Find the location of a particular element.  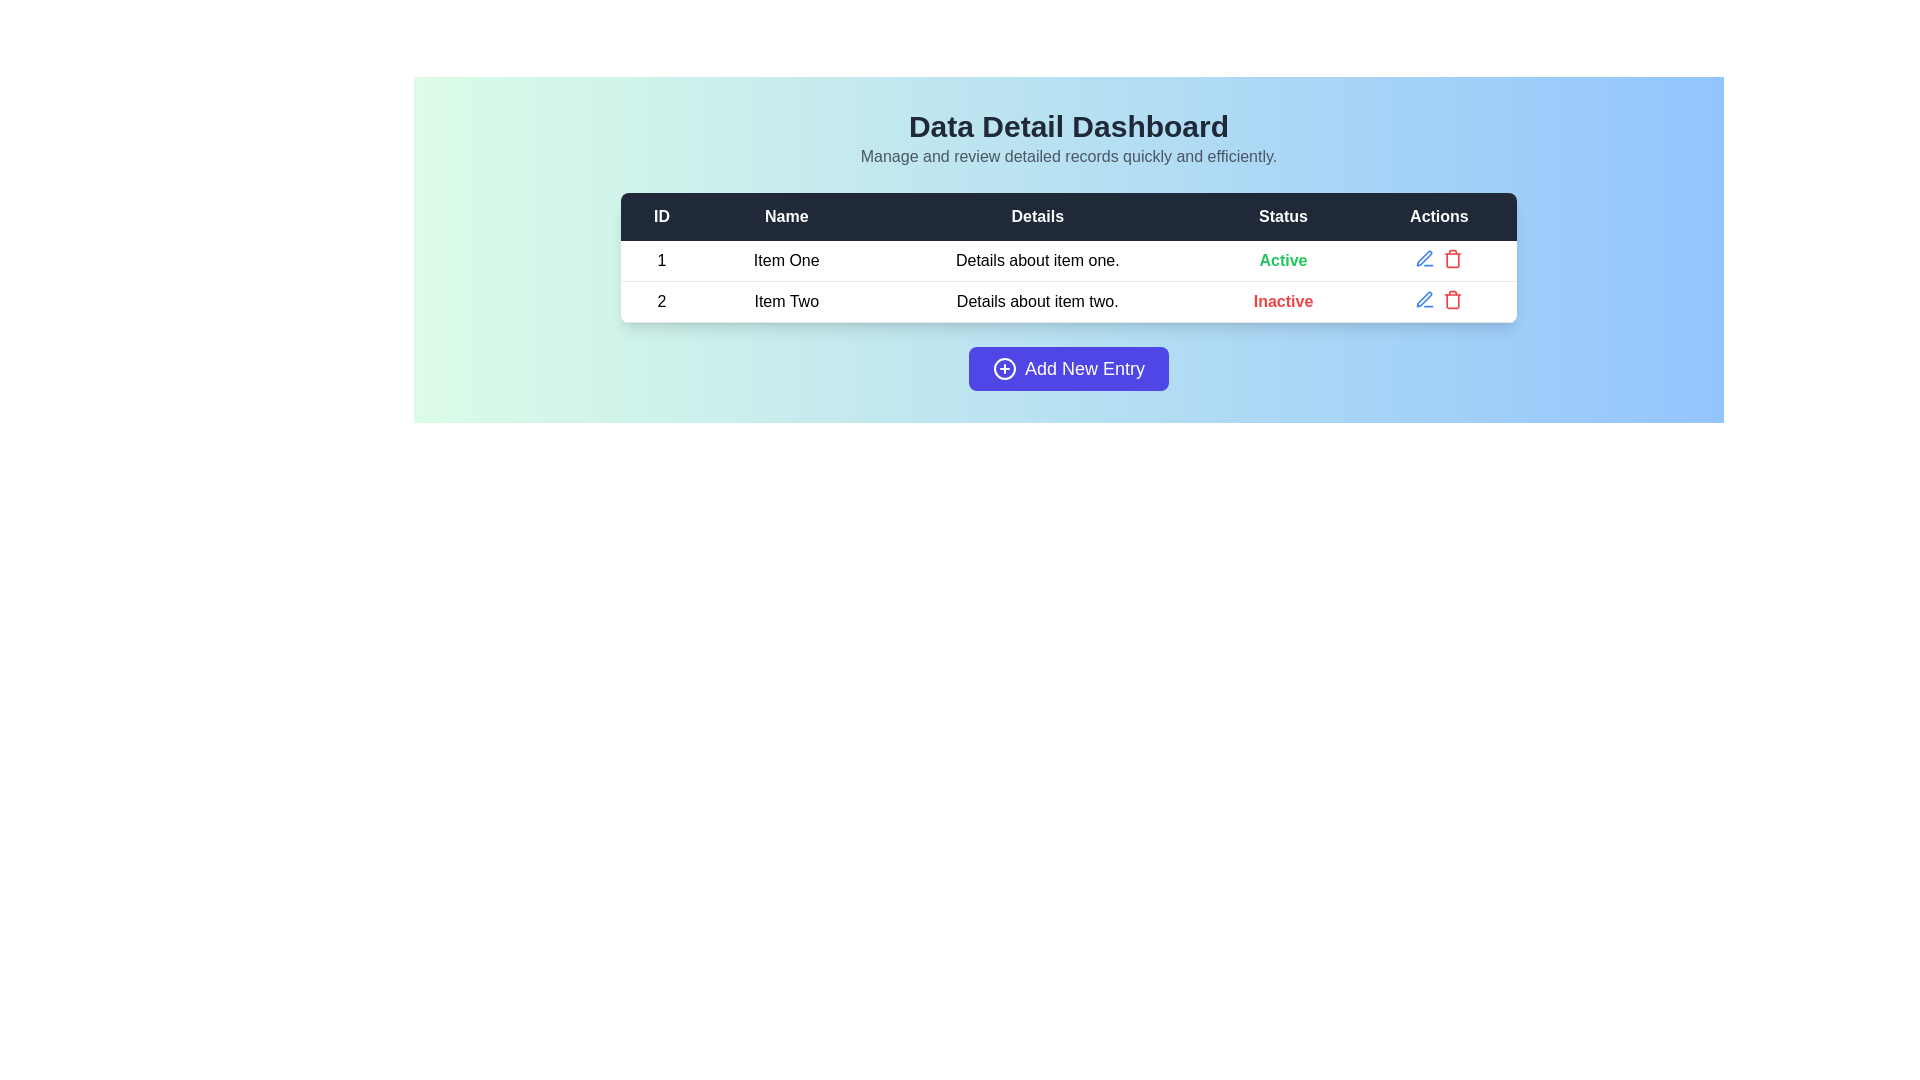

the table header labeled 'Details', which is the third header in a data table, positioned between 'Name' and 'Status', featuring bold white text on a dark blue background is located at coordinates (1037, 216).